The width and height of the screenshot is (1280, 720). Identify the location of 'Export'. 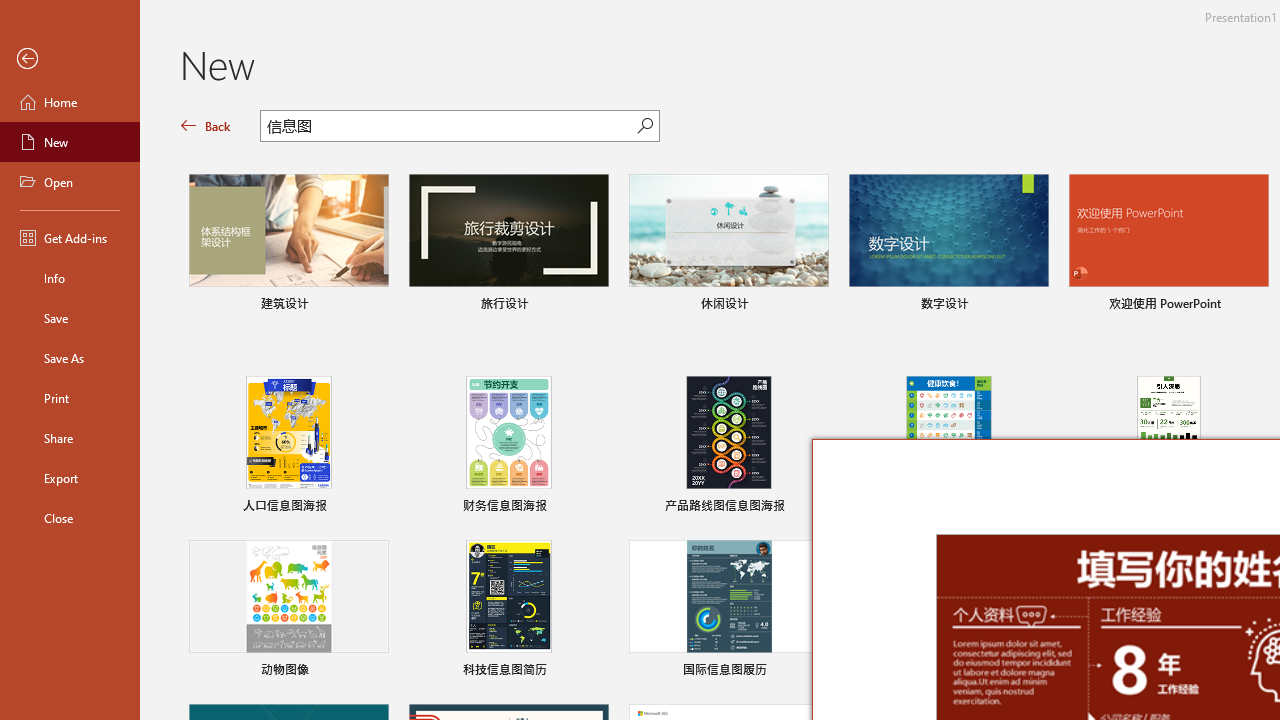
(69, 478).